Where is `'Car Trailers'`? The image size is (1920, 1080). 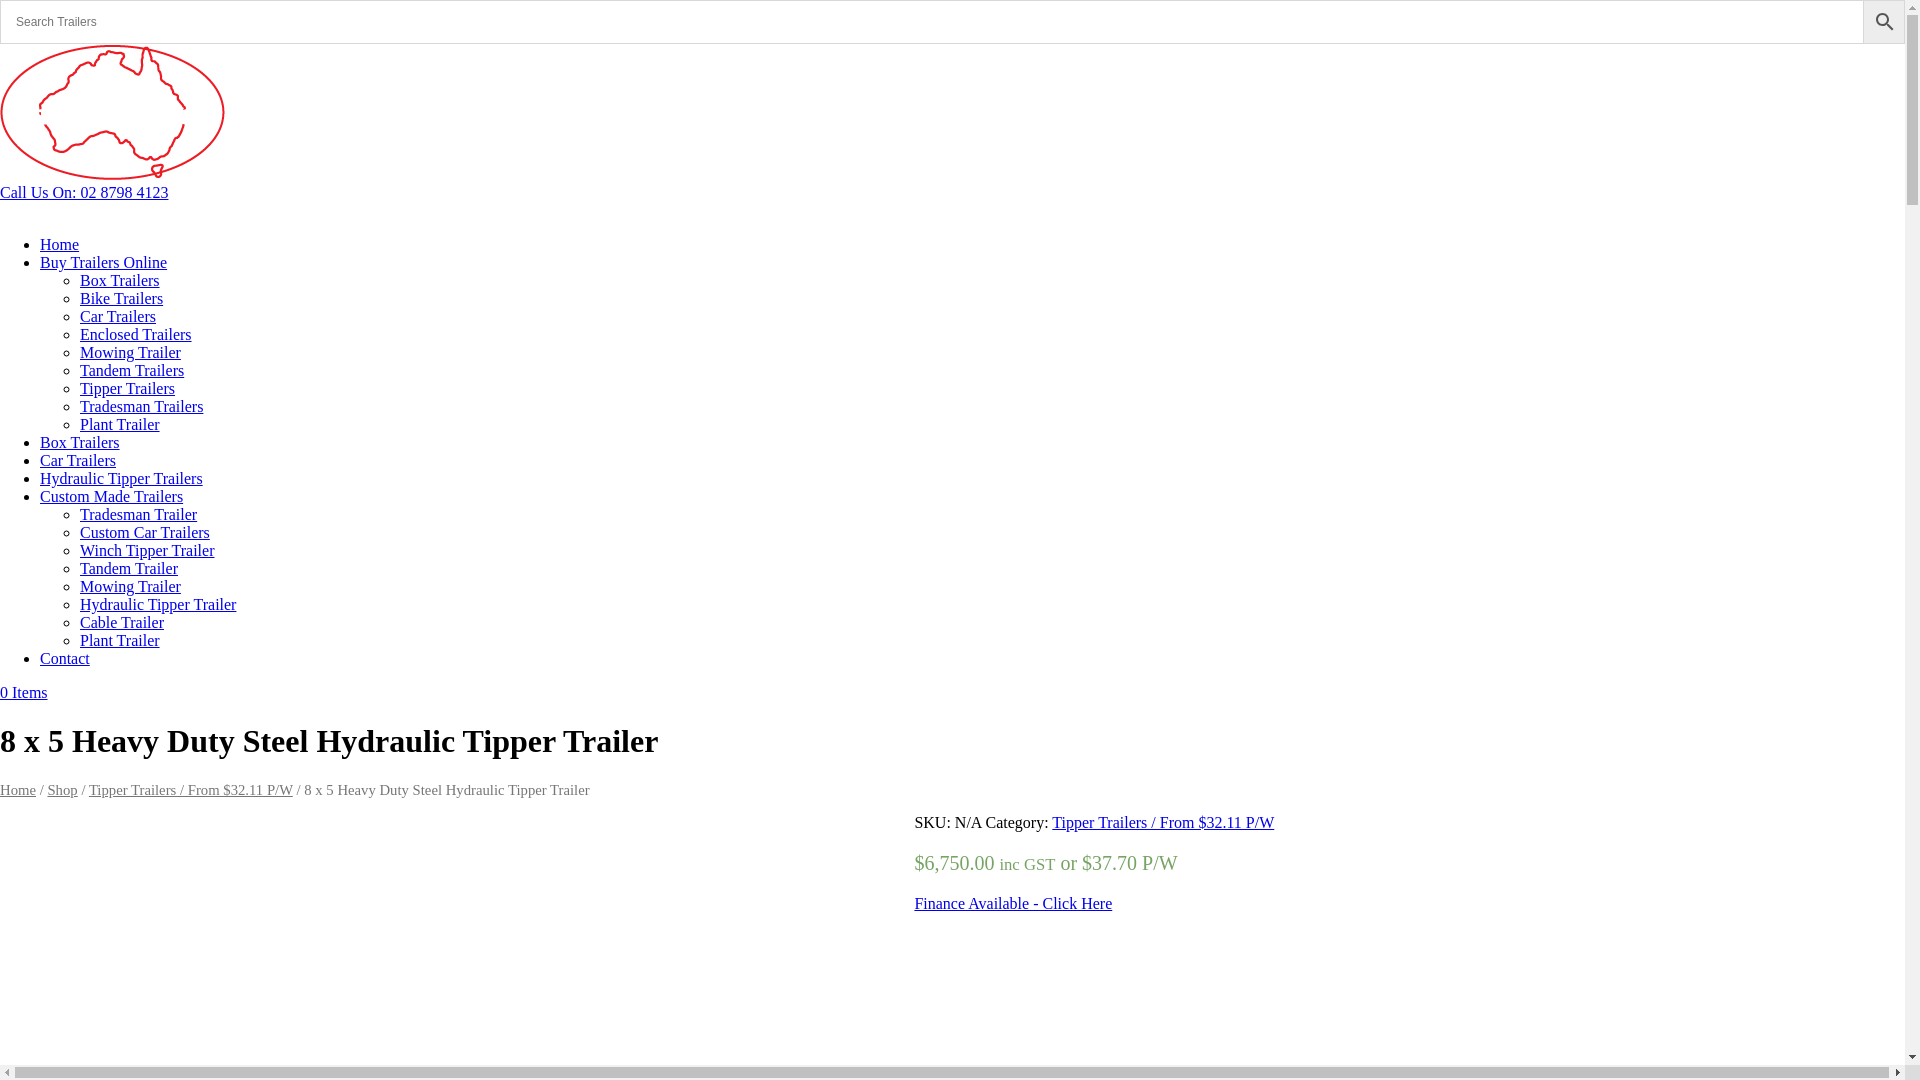
'Car Trailers' is located at coordinates (117, 315).